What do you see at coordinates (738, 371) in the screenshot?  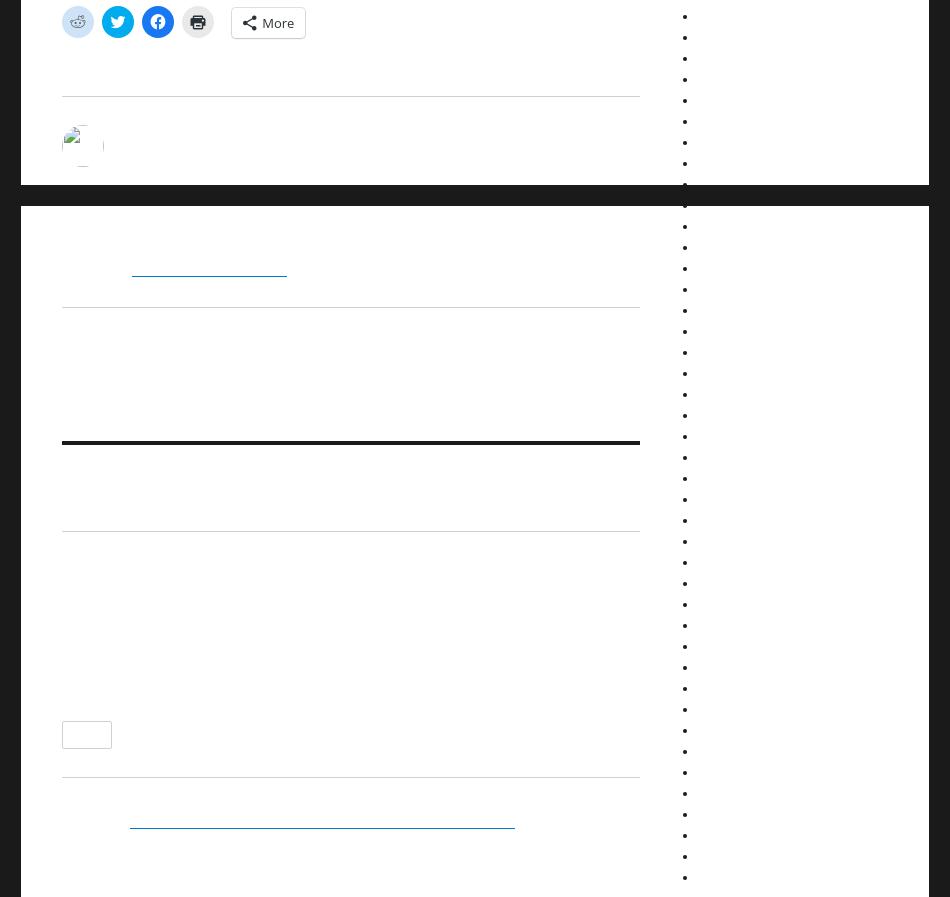 I see `'November 2015'` at bounding box center [738, 371].